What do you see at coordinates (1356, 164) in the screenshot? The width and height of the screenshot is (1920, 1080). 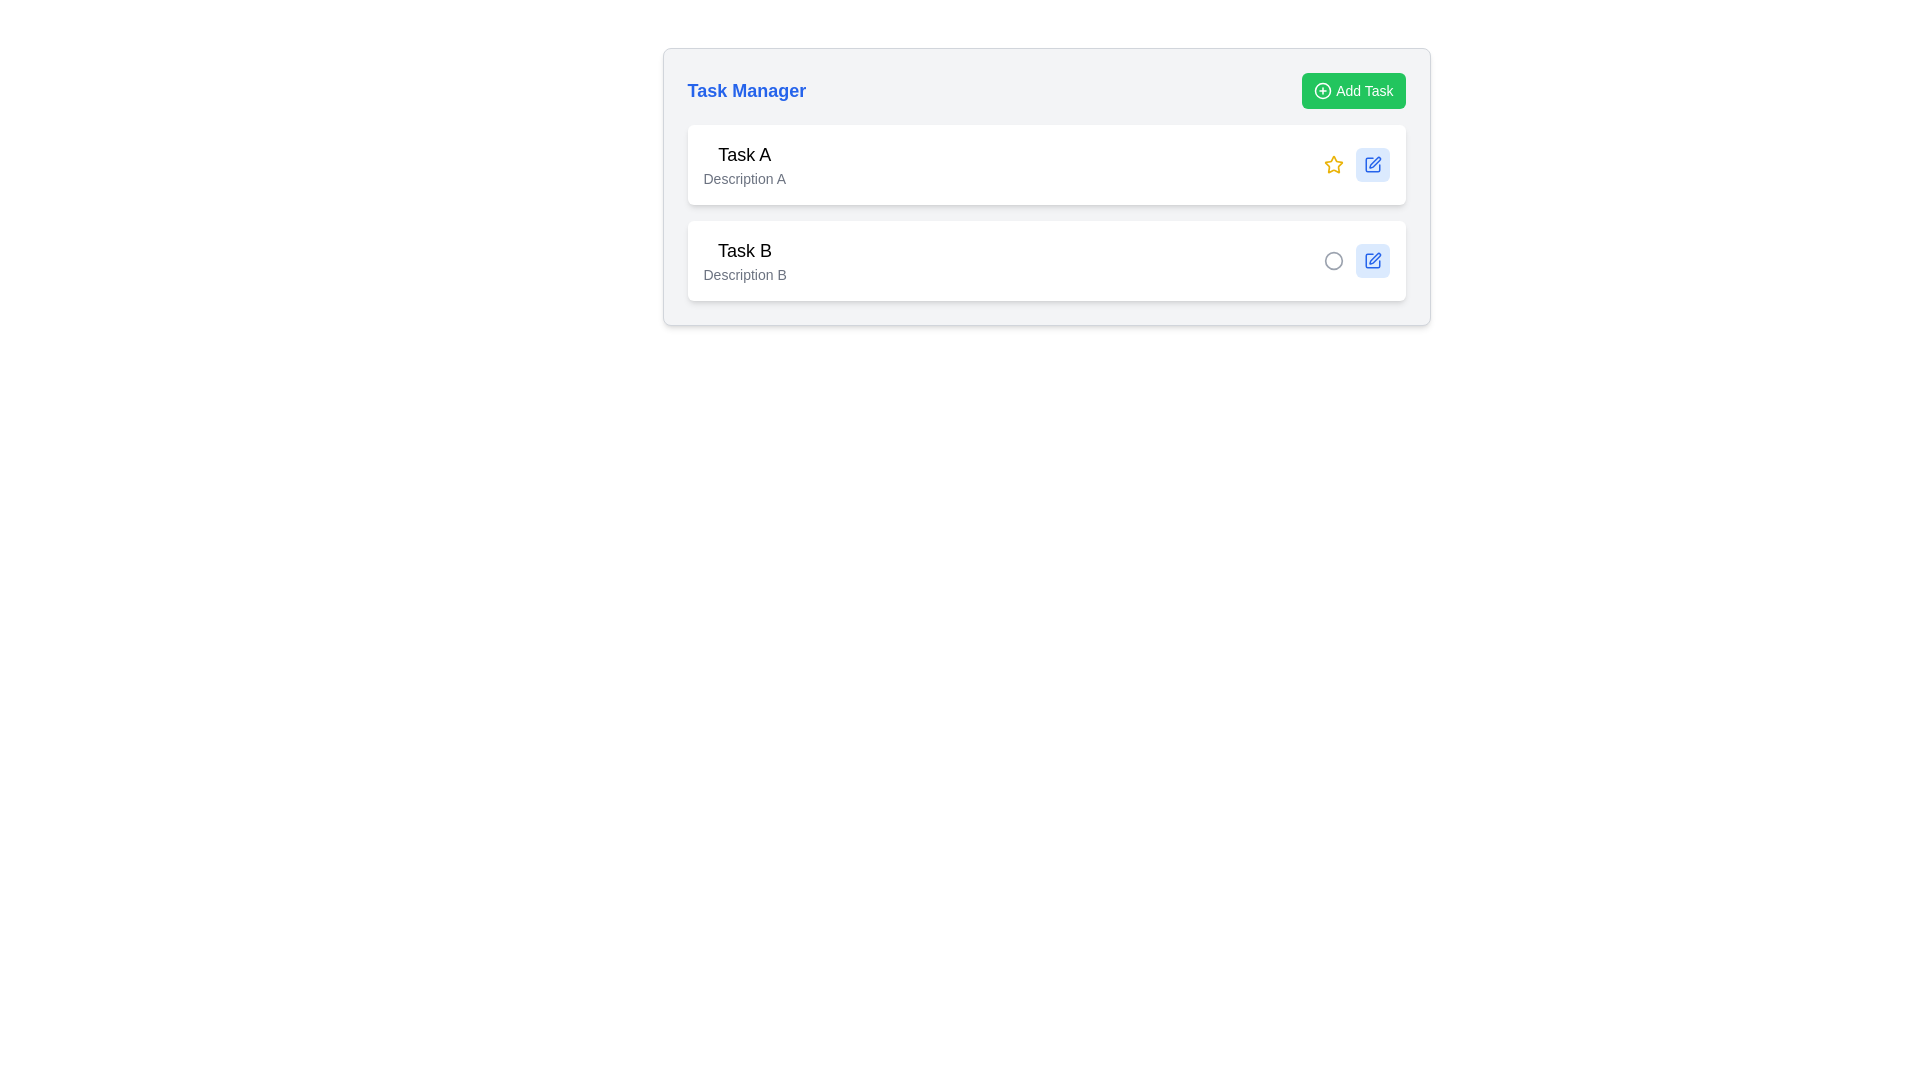 I see `the star icon located within the task card labeled 'Task A - Description A'` at bounding box center [1356, 164].